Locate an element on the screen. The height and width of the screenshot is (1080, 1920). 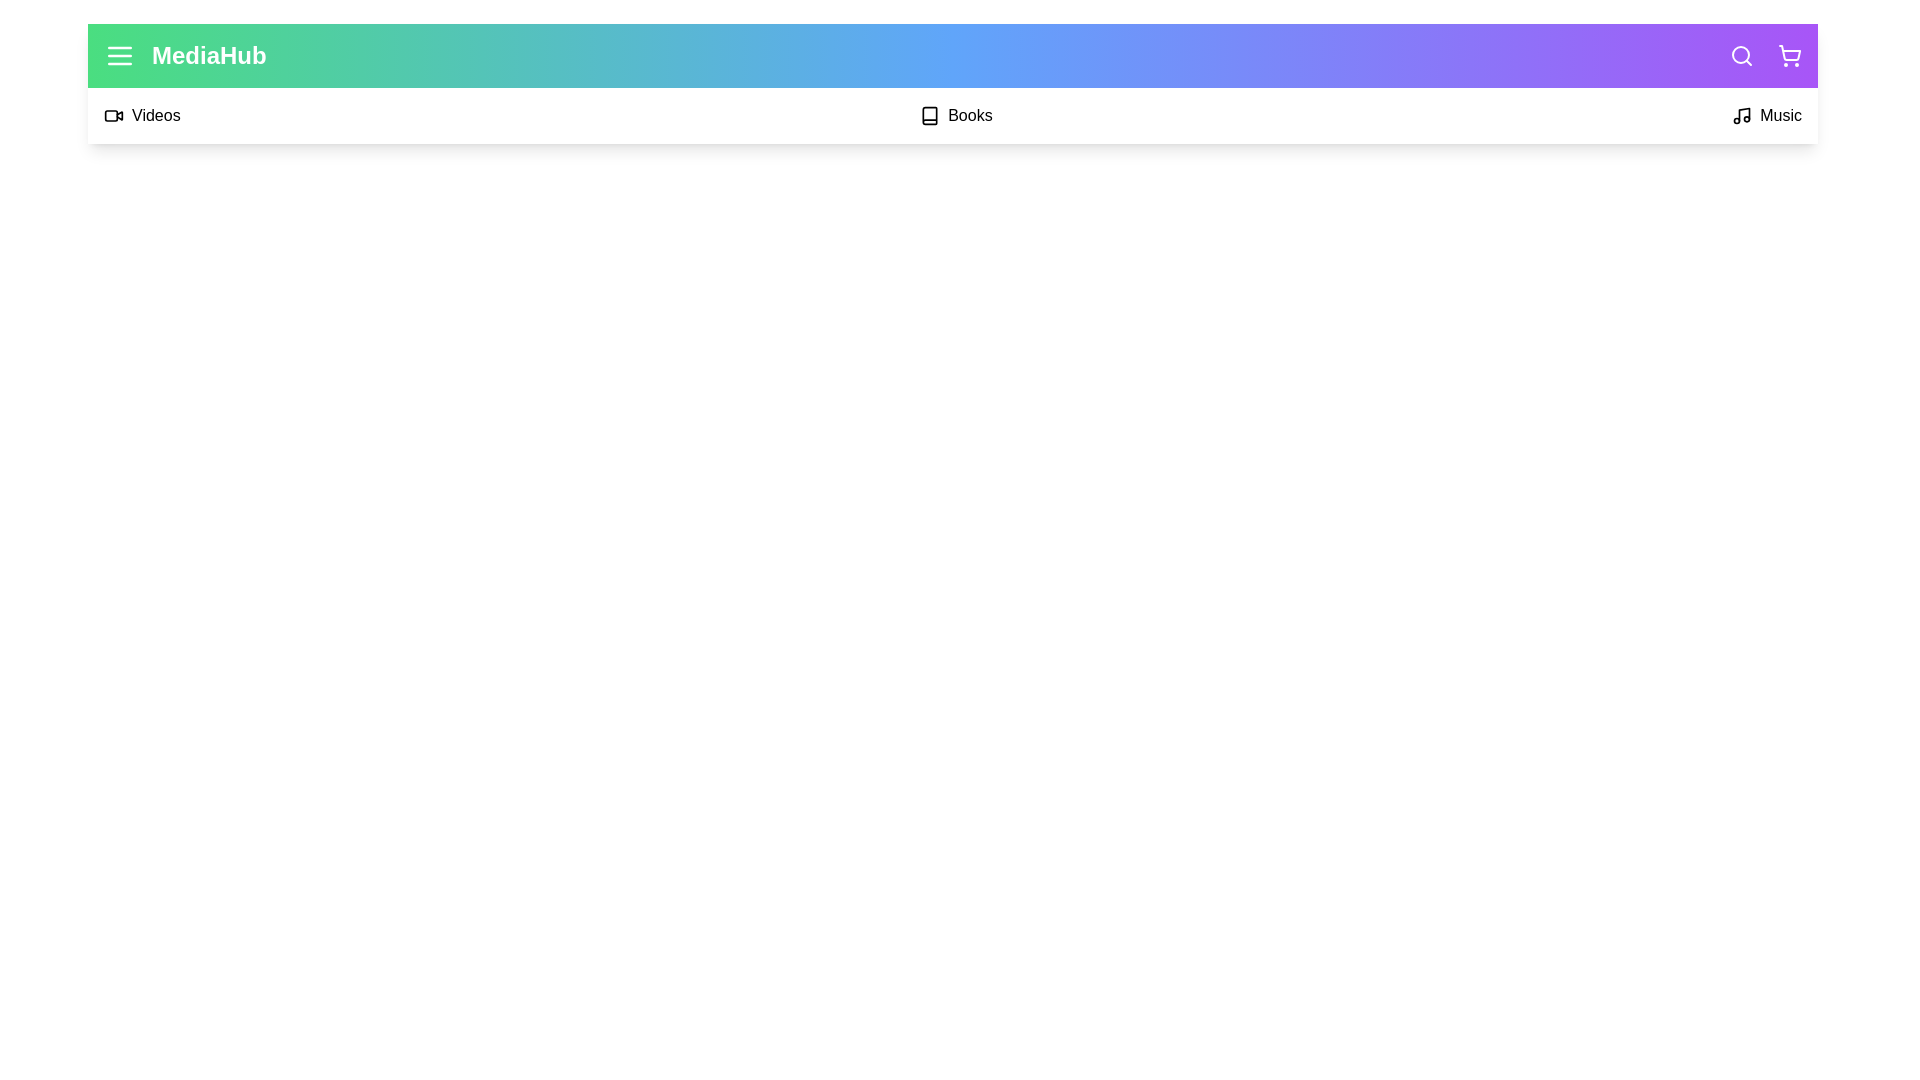
the shopping cart icon to view the shopping cart is located at coordinates (1790, 55).